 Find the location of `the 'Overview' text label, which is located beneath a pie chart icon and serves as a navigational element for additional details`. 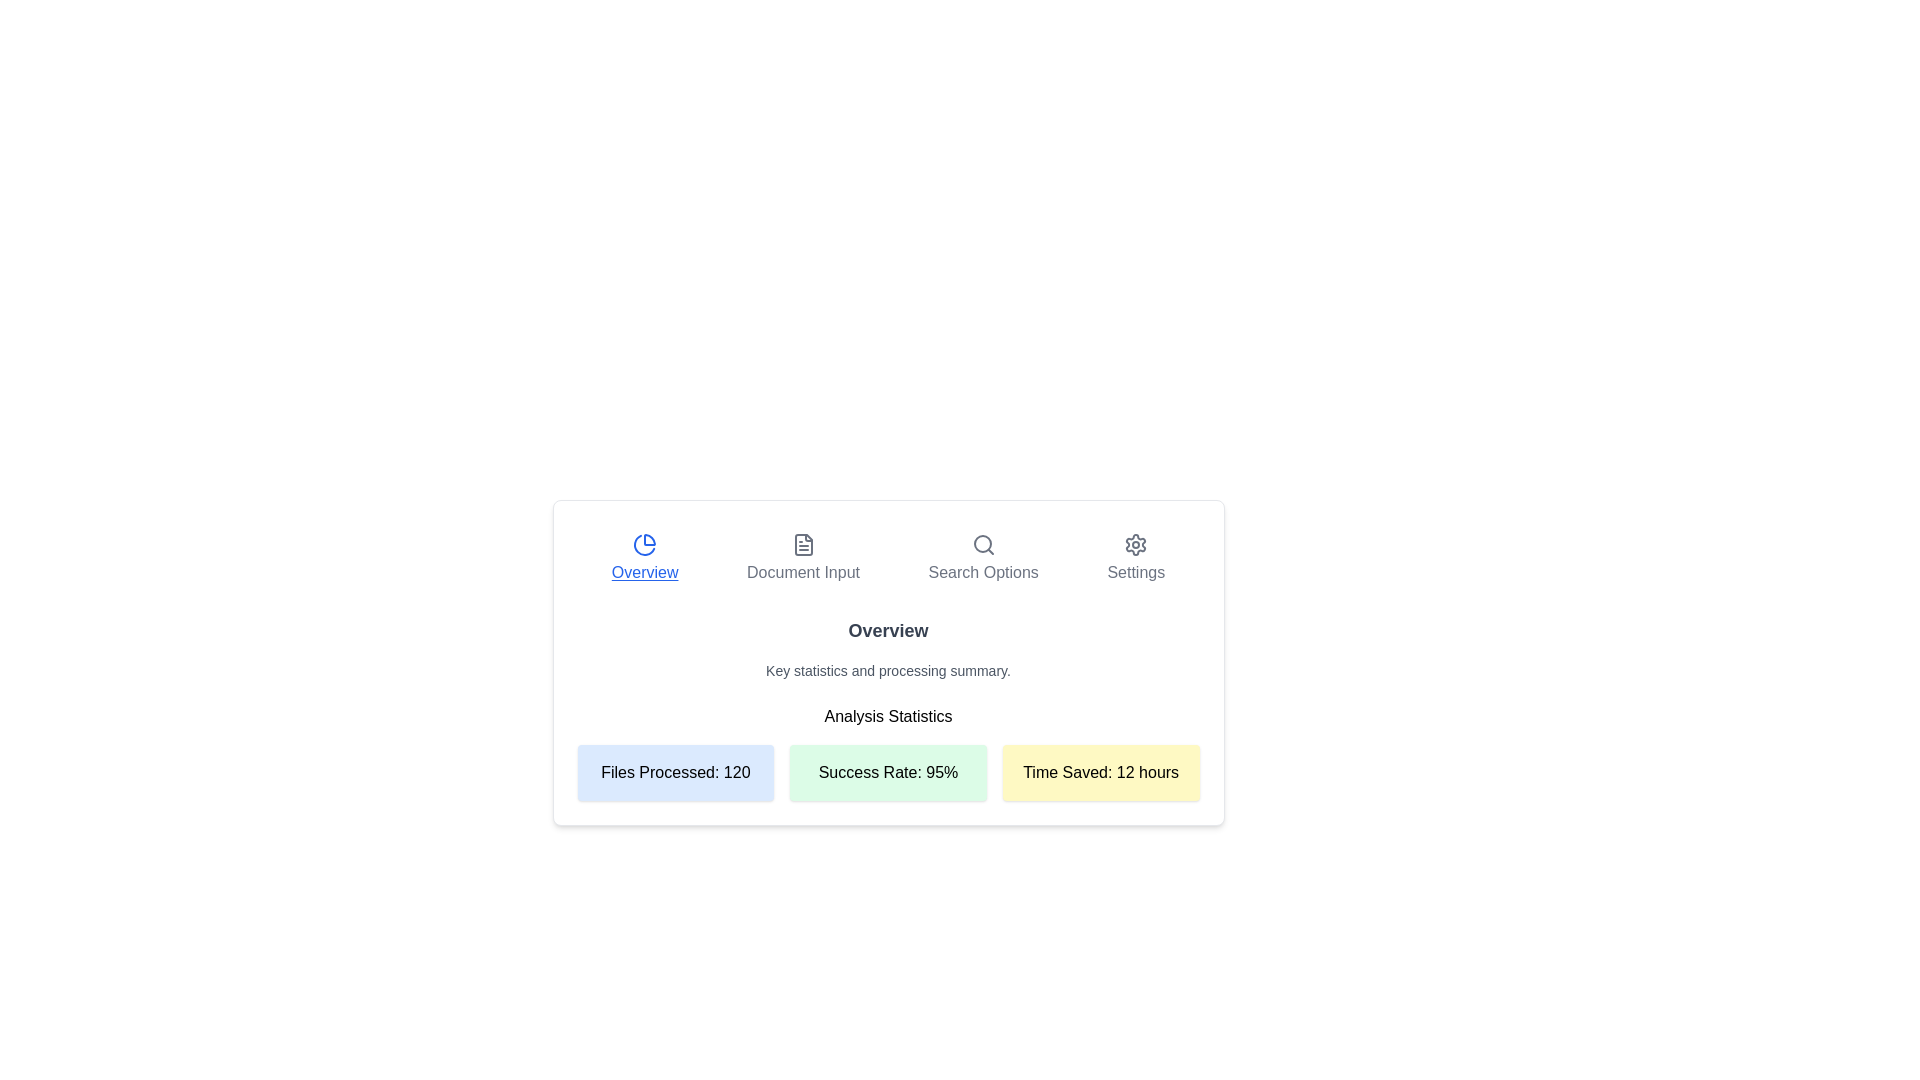

the 'Overview' text label, which is located beneath a pie chart icon and serves as a navigational element for additional details is located at coordinates (645, 573).